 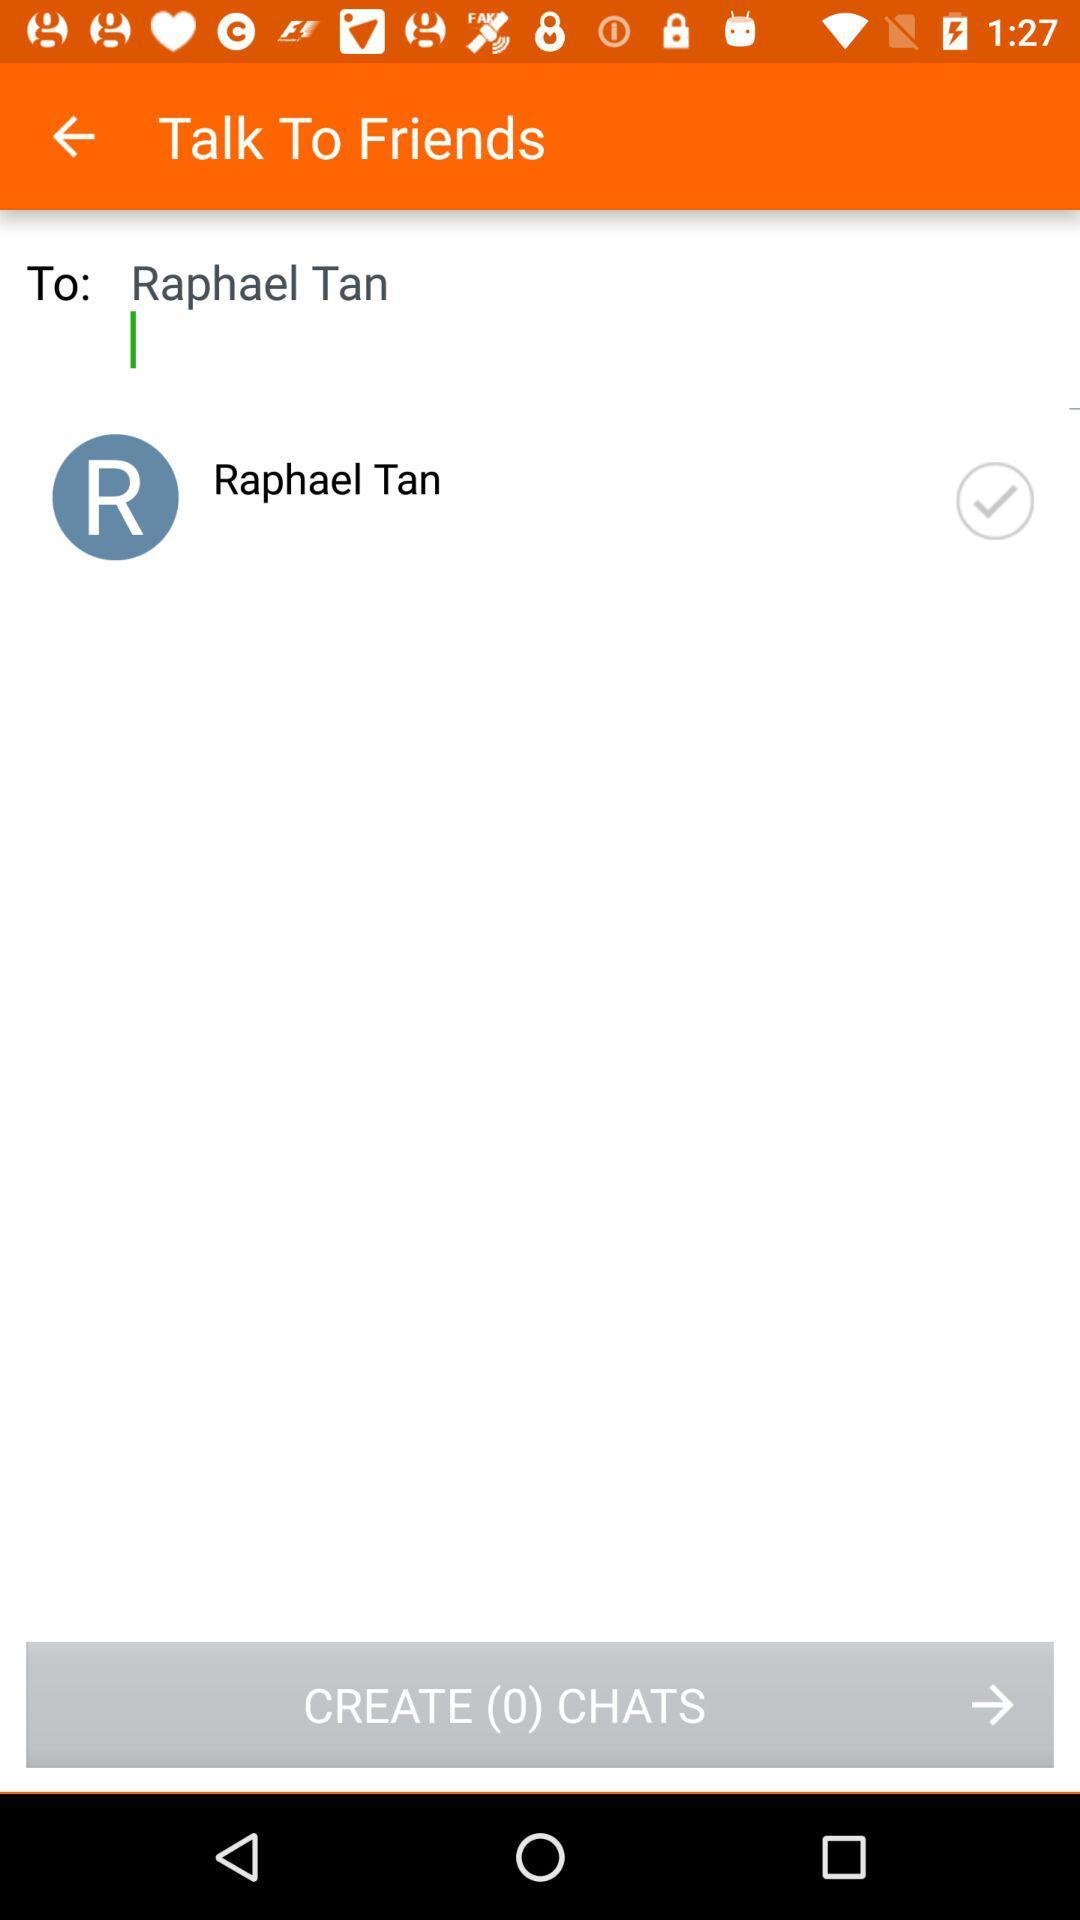 What do you see at coordinates (115, 497) in the screenshot?
I see `item next to the raphael tan` at bounding box center [115, 497].